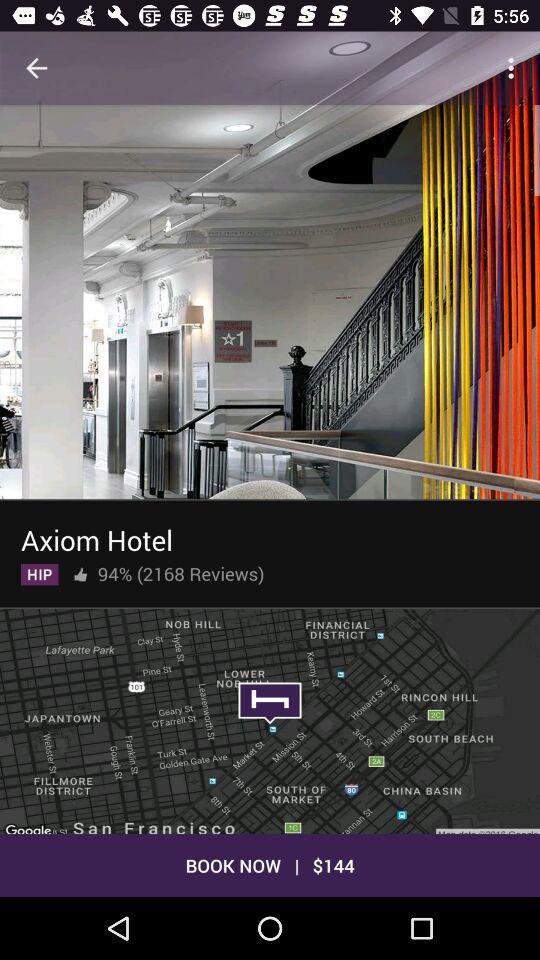 This screenshot has width=540, height=960. I want to click on the icon above the axiom hotel item, so click(270, 299).